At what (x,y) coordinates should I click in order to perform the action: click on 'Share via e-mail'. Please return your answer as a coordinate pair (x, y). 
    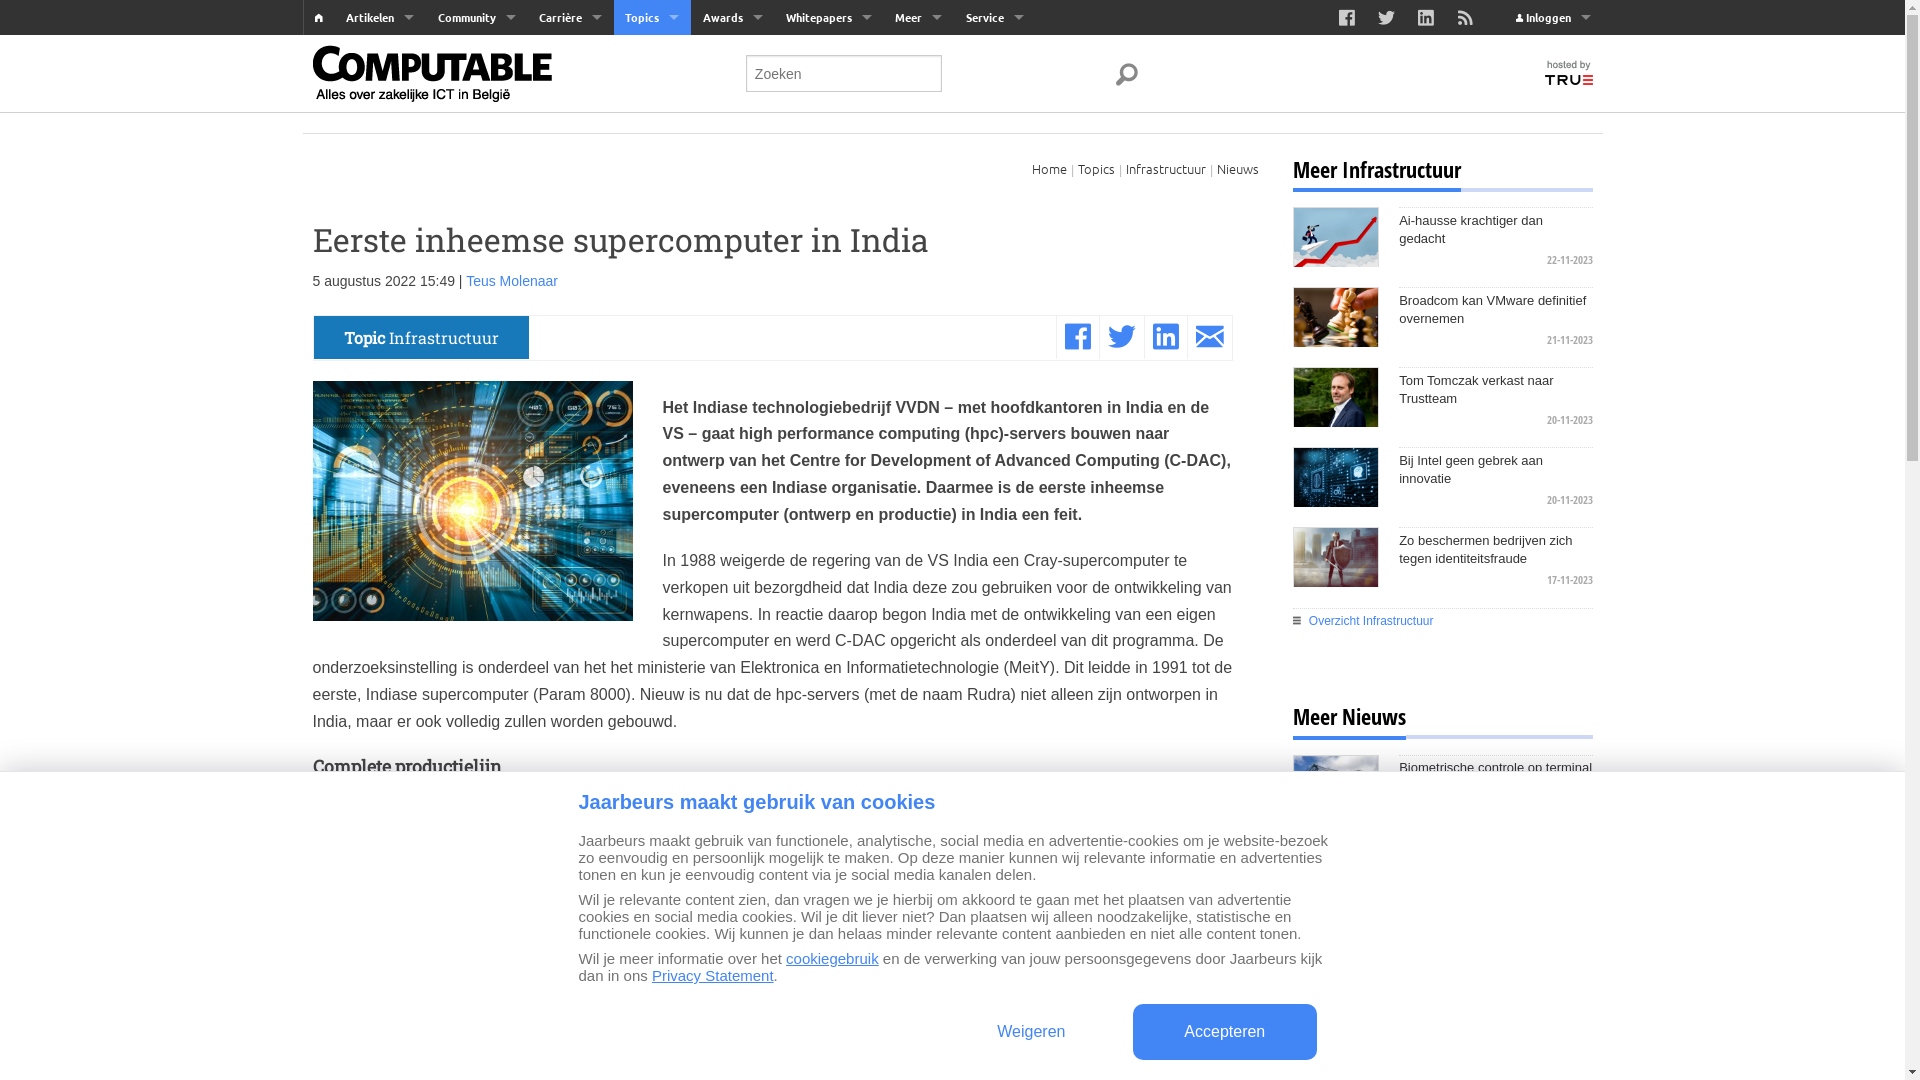
    Looking at the image, I should click on (1195, 336).